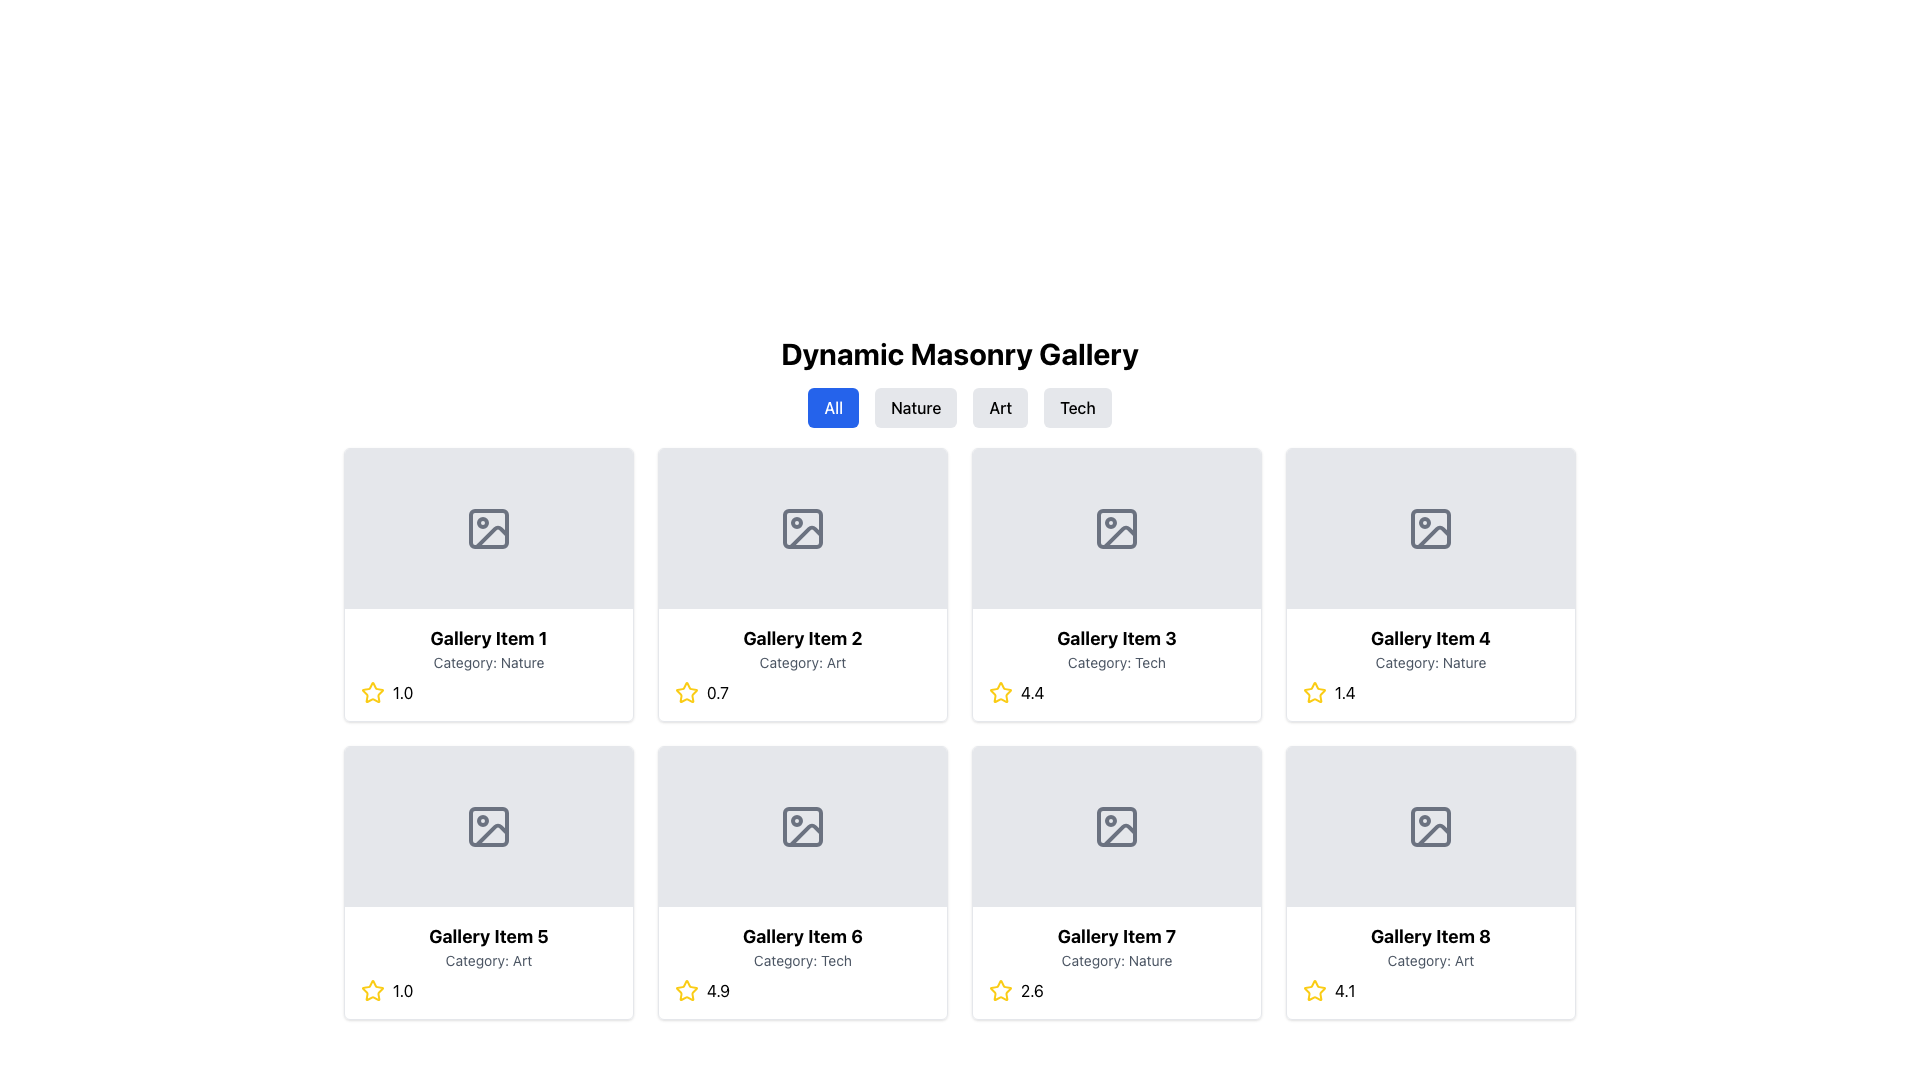  I want to click on 'Art' text label that indicates the category of the related gallery item, positioned below 'Gallery Item 2' and above the star icon, so click(802, 663).